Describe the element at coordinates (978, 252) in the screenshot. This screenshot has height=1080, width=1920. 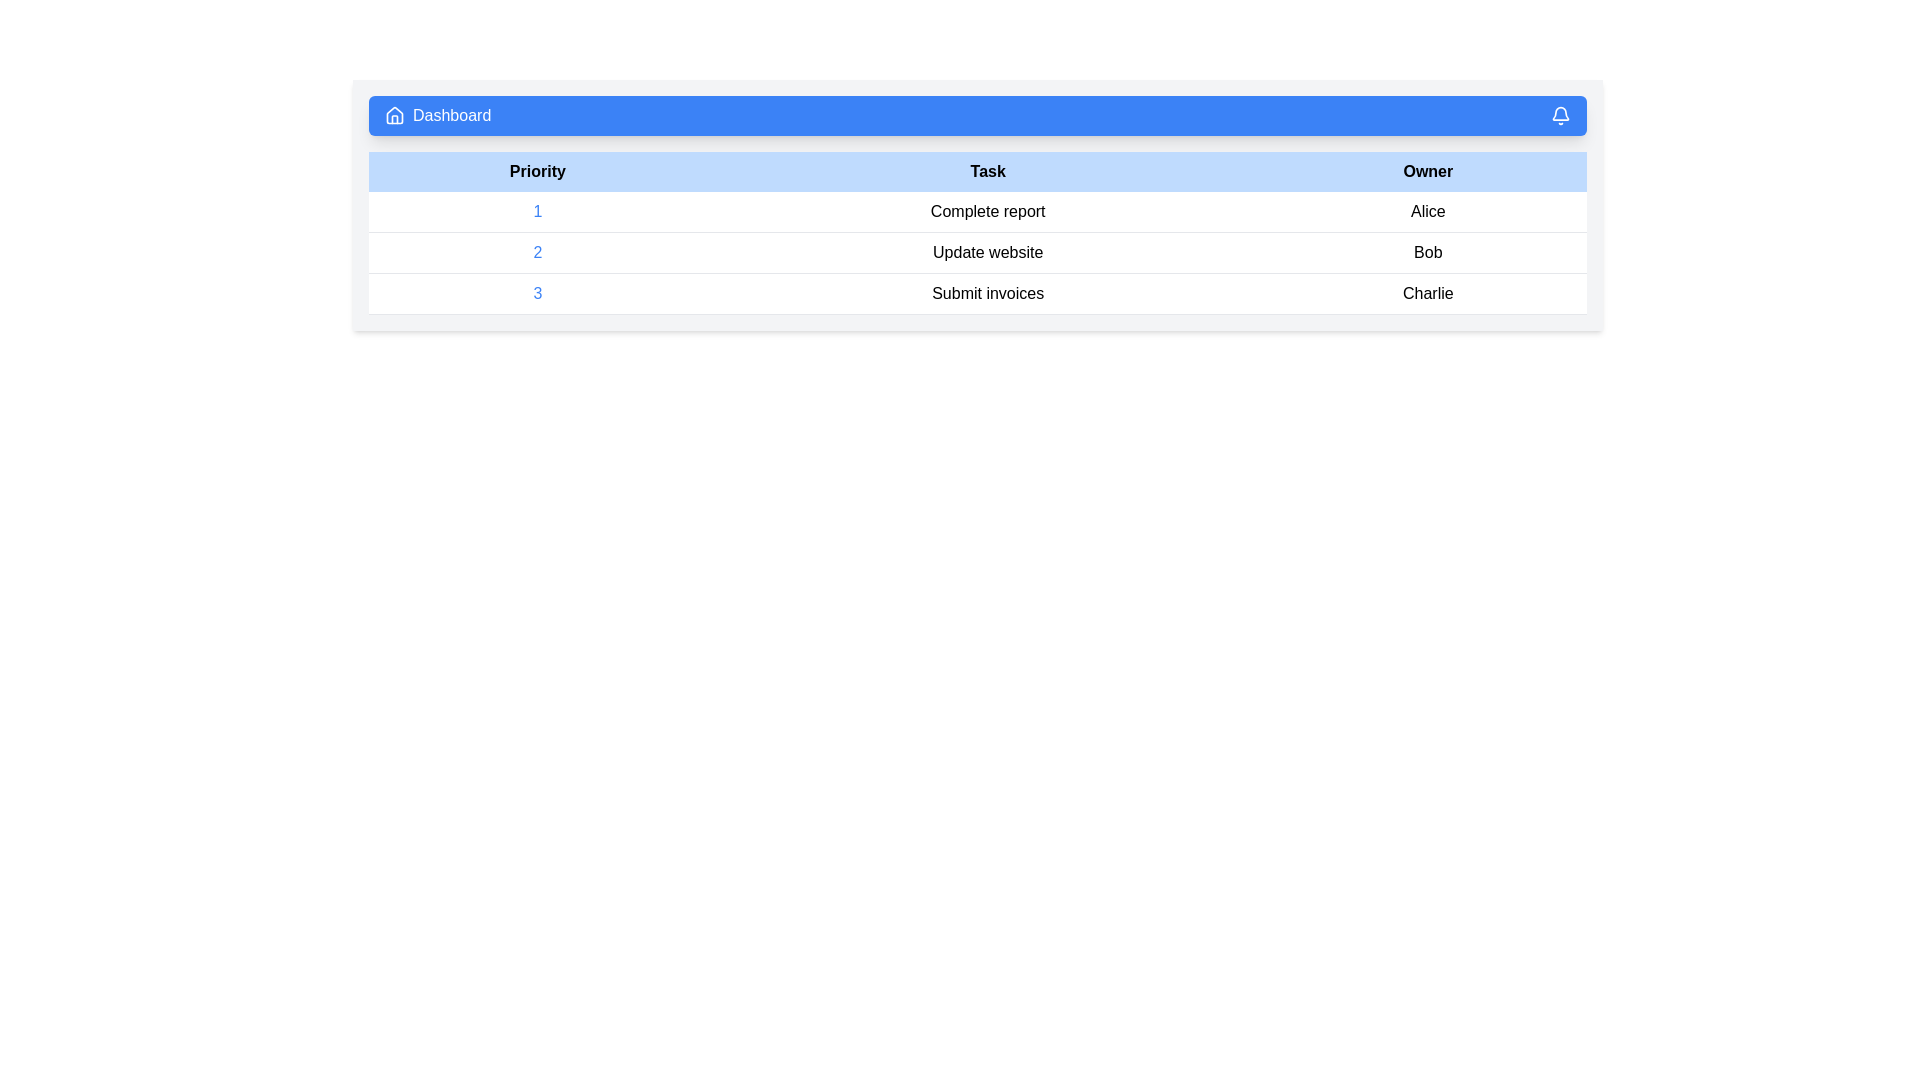
I see `the second row in the list that contains the blue number '2', the text 'Update website', and the name 'Bob'` at that location.